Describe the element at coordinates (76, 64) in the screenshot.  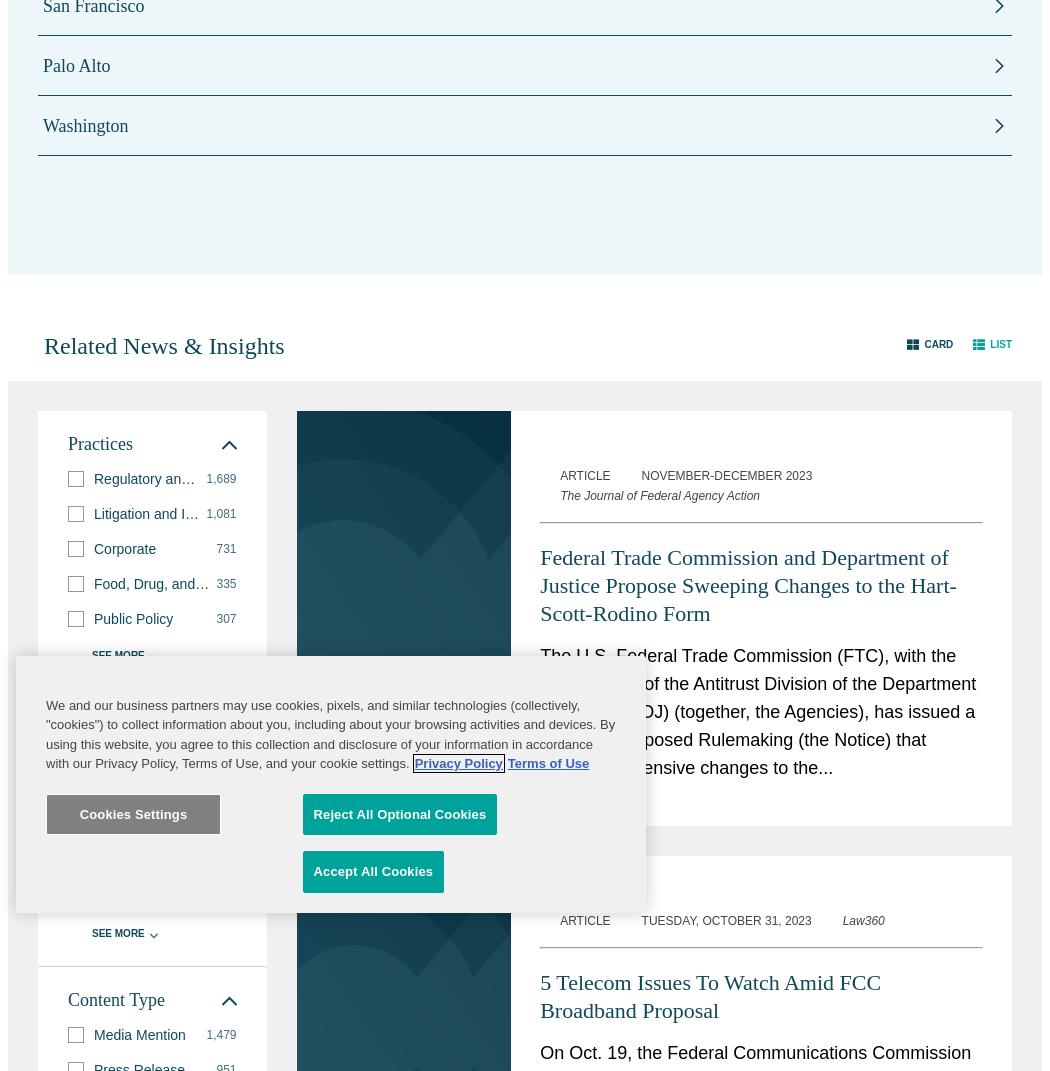
I see `'Palo Alto'` at that location.